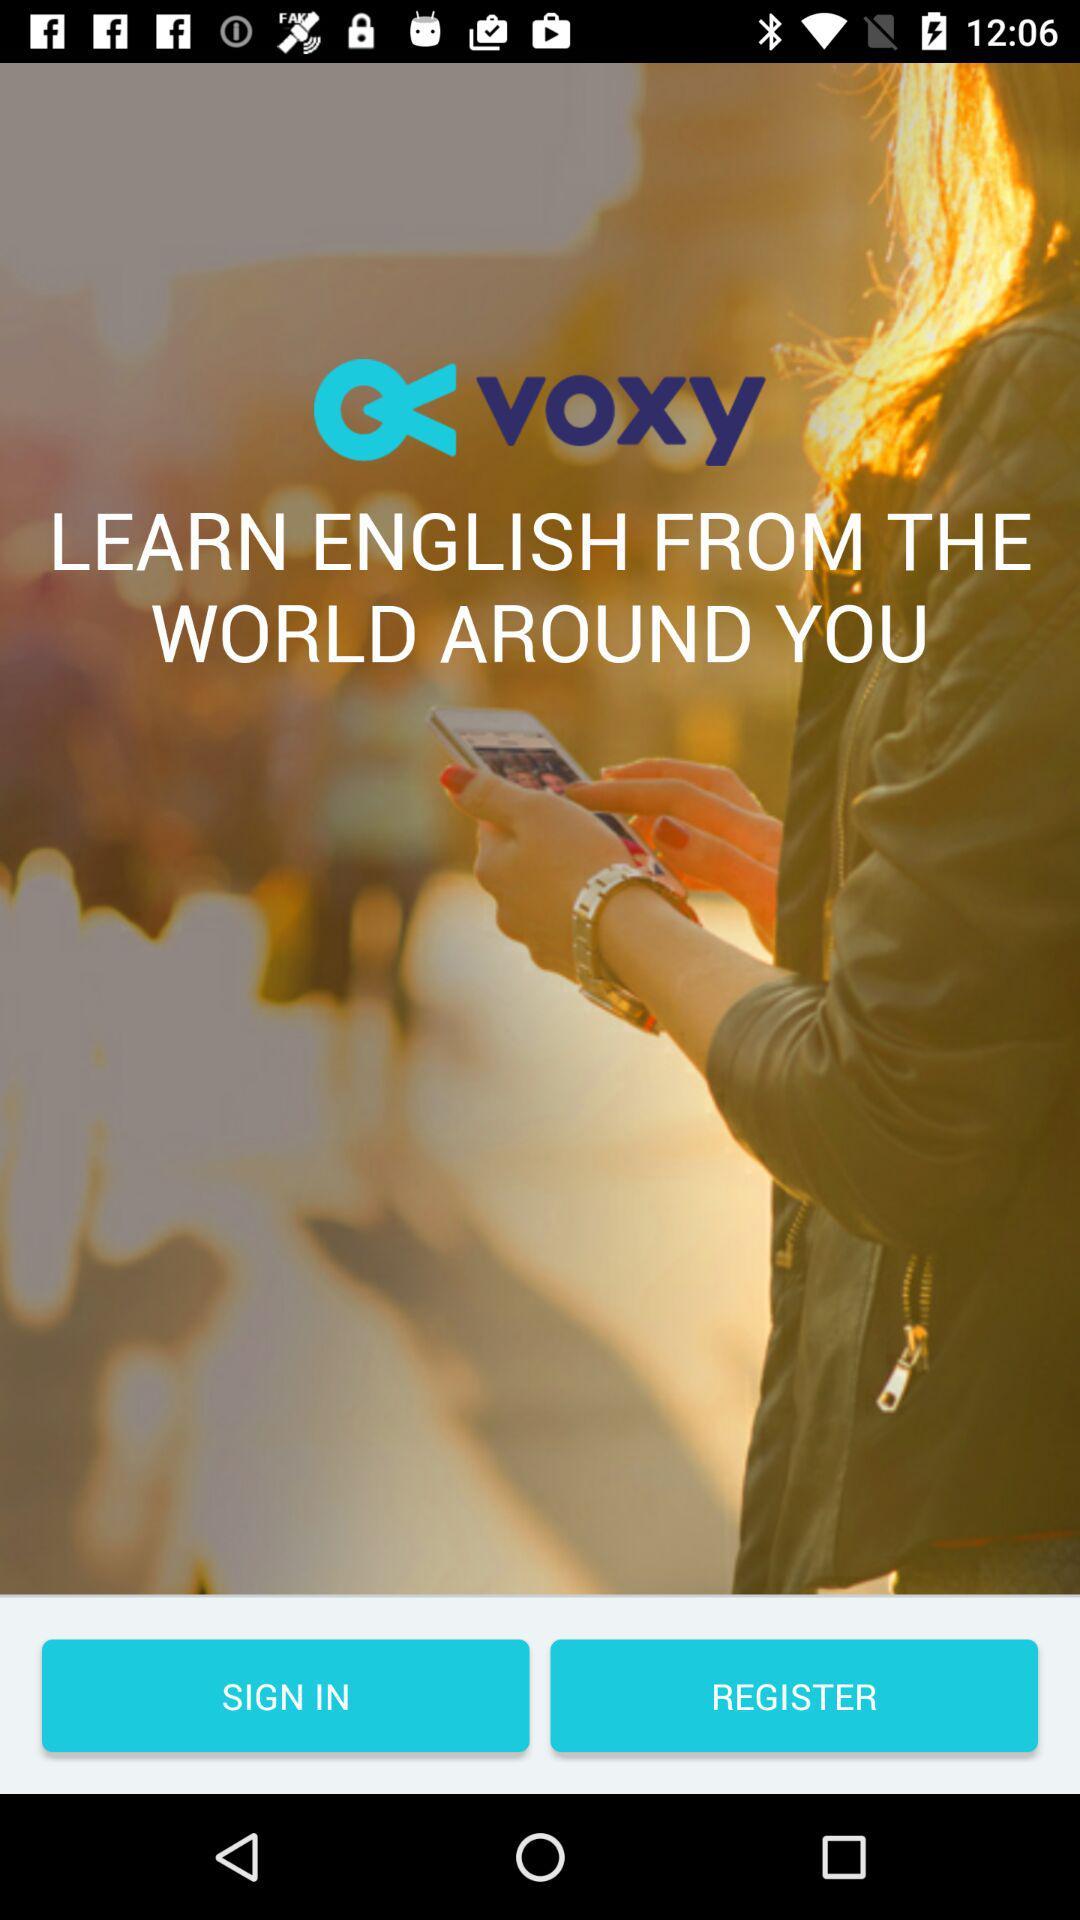 This screenshot has width=1080, height=1920. What do you see at coordinates (285, 1694) in the screenshot?
I see `the button to the left of register button` at bounding box center [285, 1694].